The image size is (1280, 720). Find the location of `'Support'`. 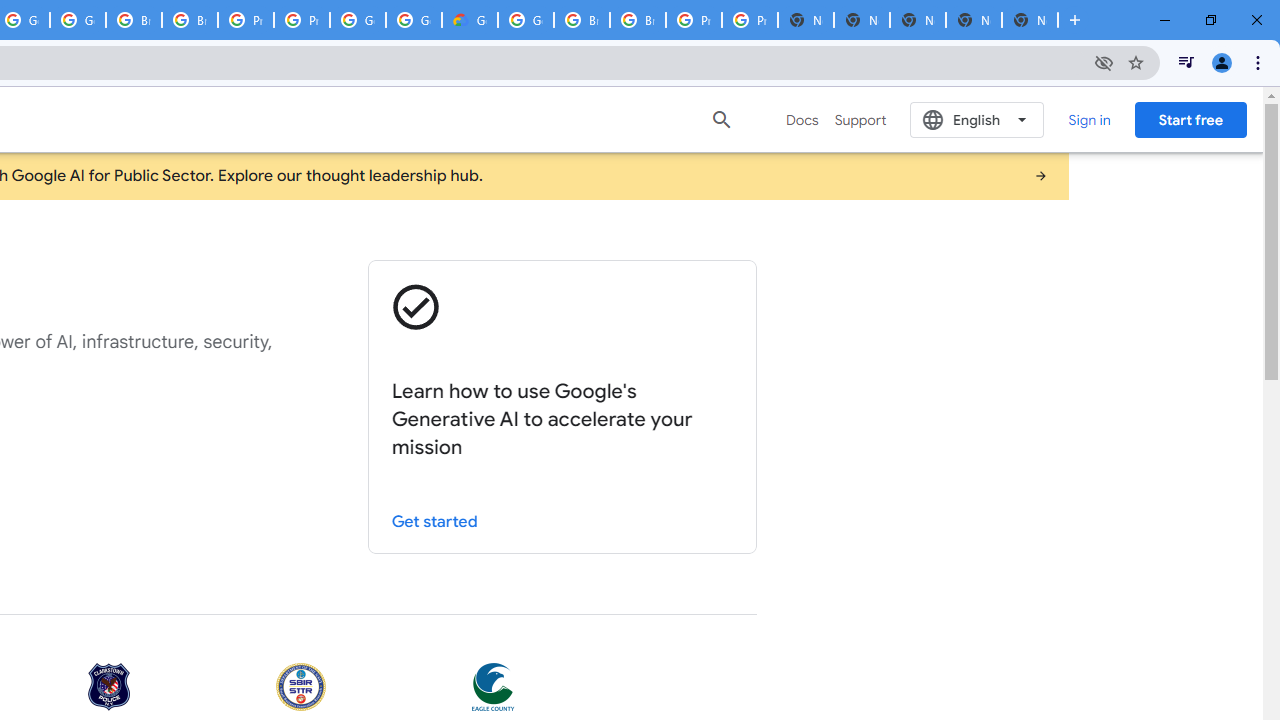

'Support' is located at coordinates (860, 119).